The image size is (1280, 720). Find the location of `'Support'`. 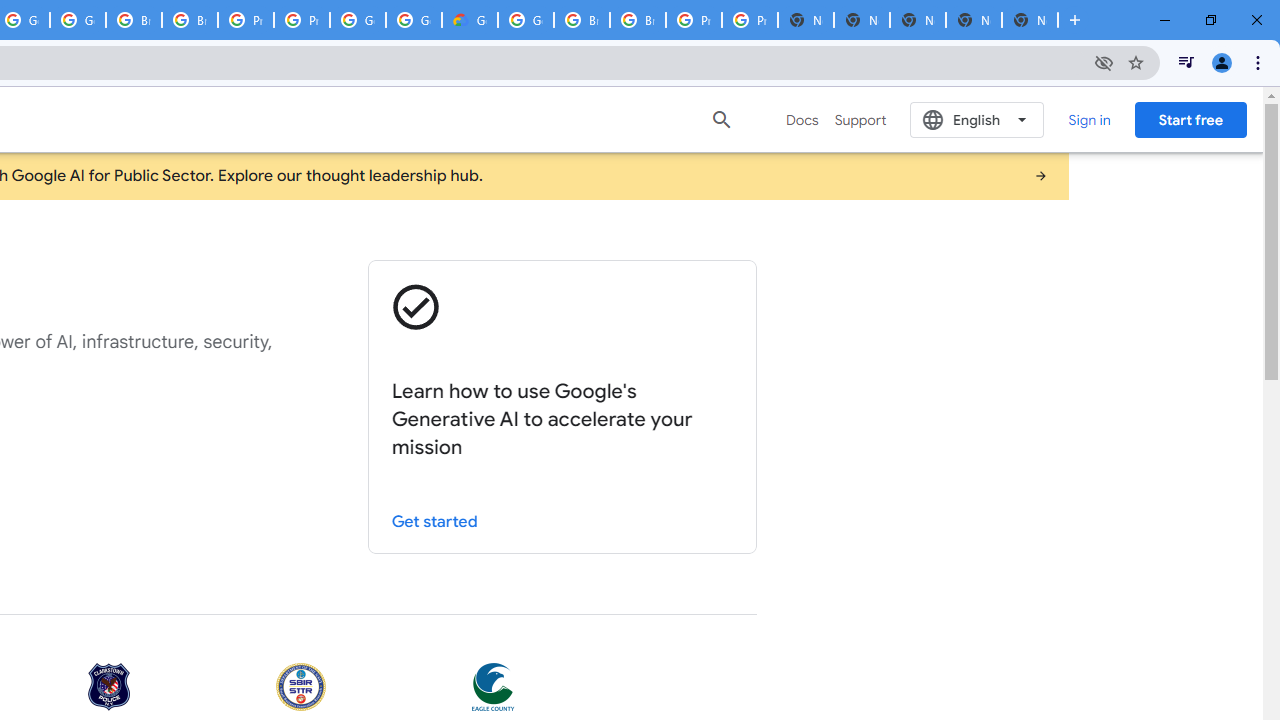

'Support' is located at coordinates (860, 119).